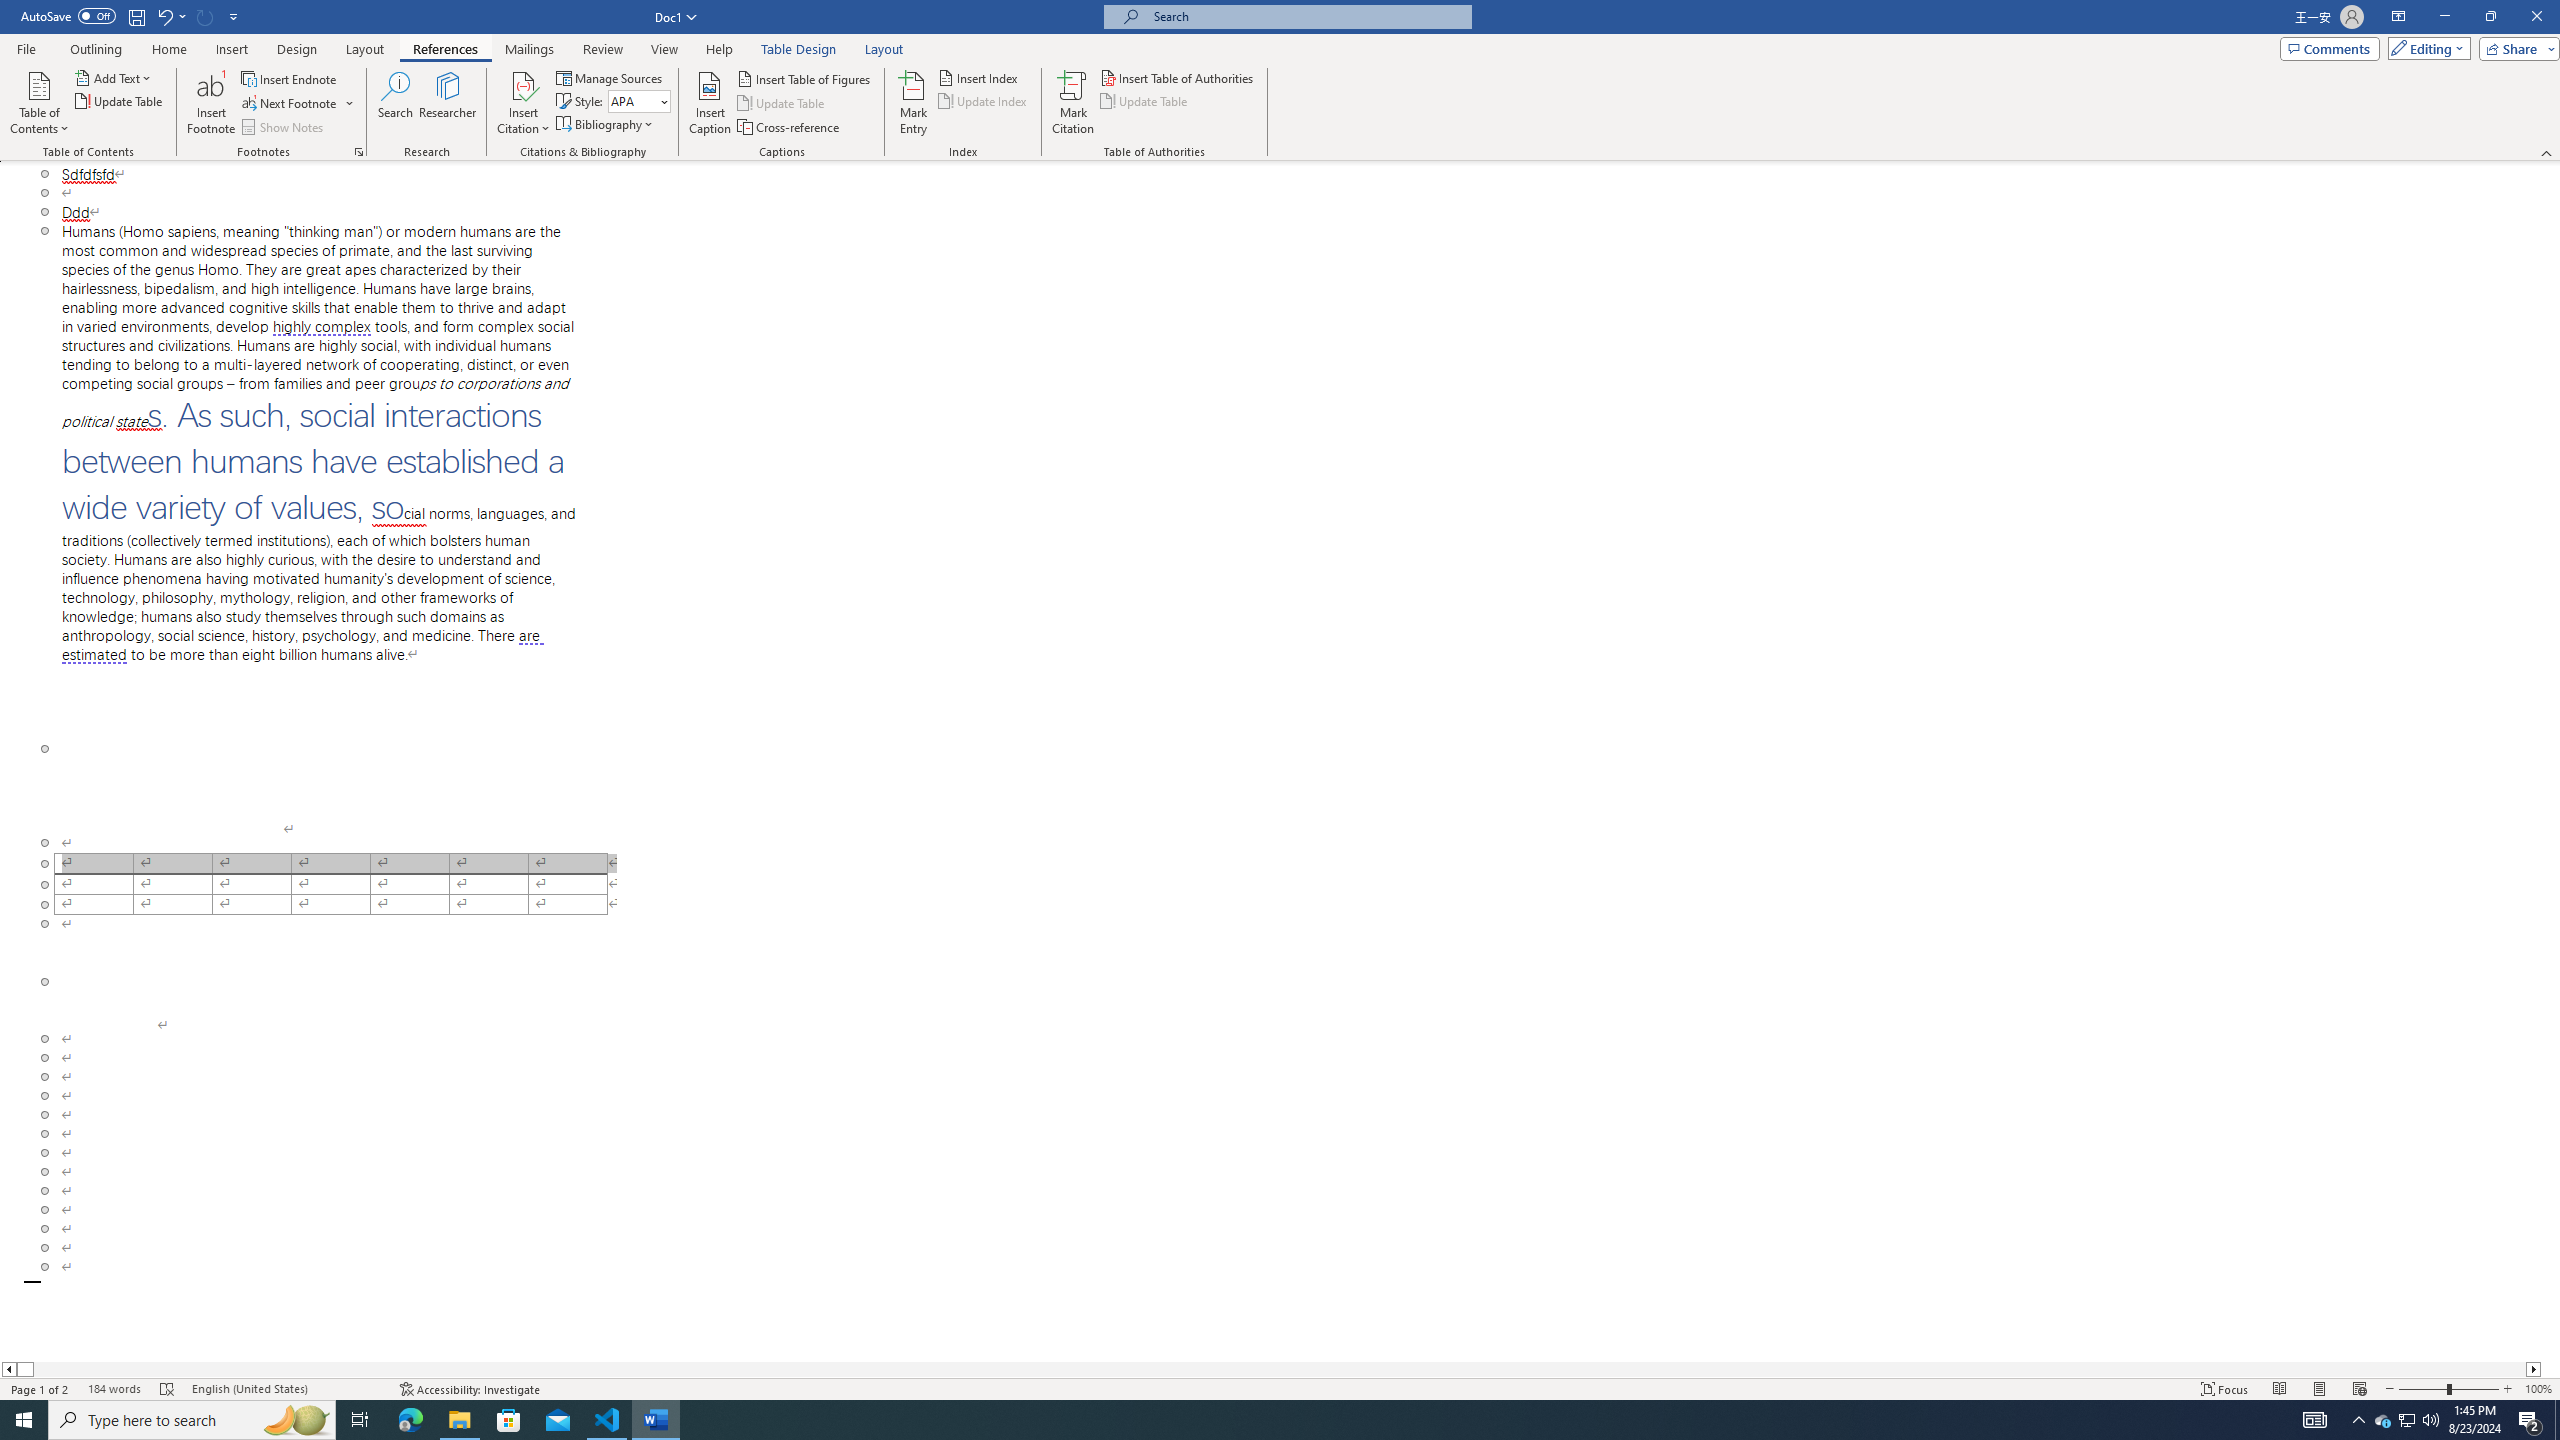 This screenshot has width=2560, height=1440. What do you see at coordinates (297, 103) in the screenshot?
I see `'Next Footnote'` at bounding box center [297, 103].